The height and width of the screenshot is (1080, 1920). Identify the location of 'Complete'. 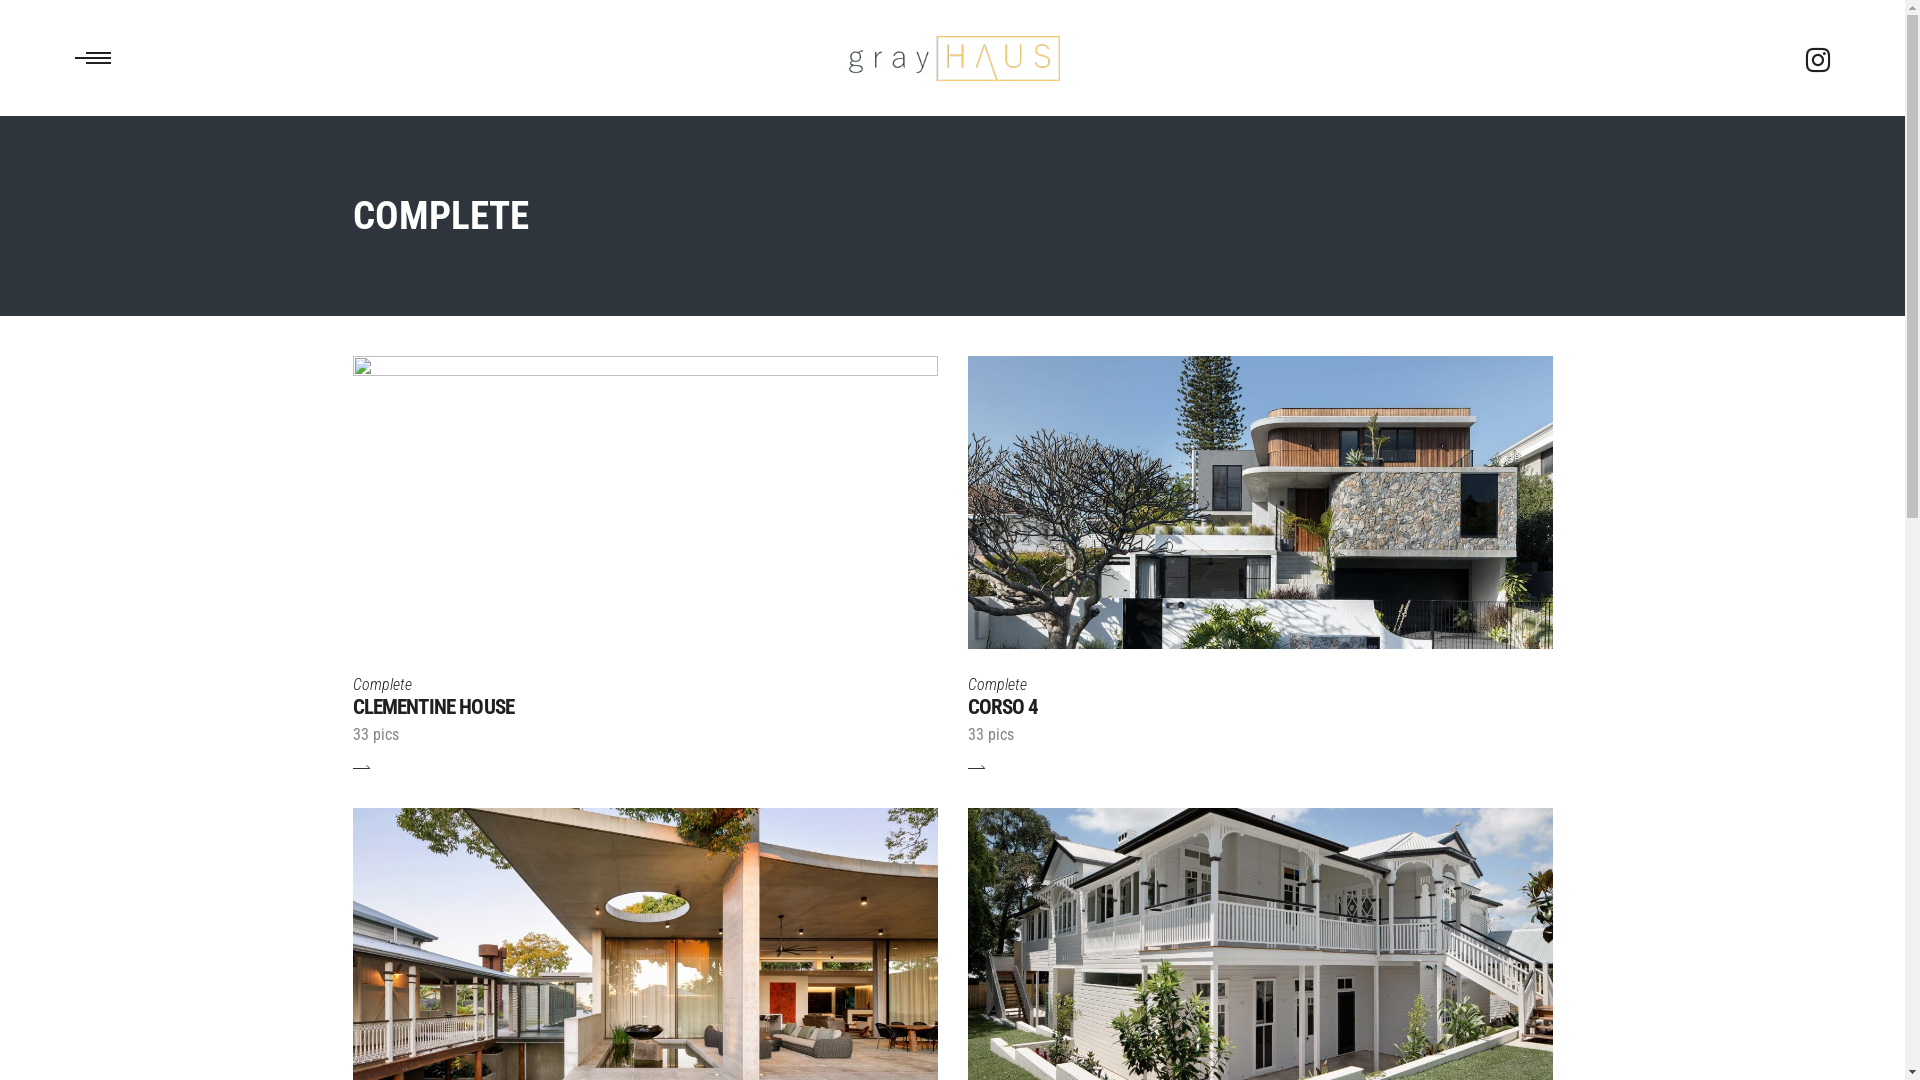
(381, 683).